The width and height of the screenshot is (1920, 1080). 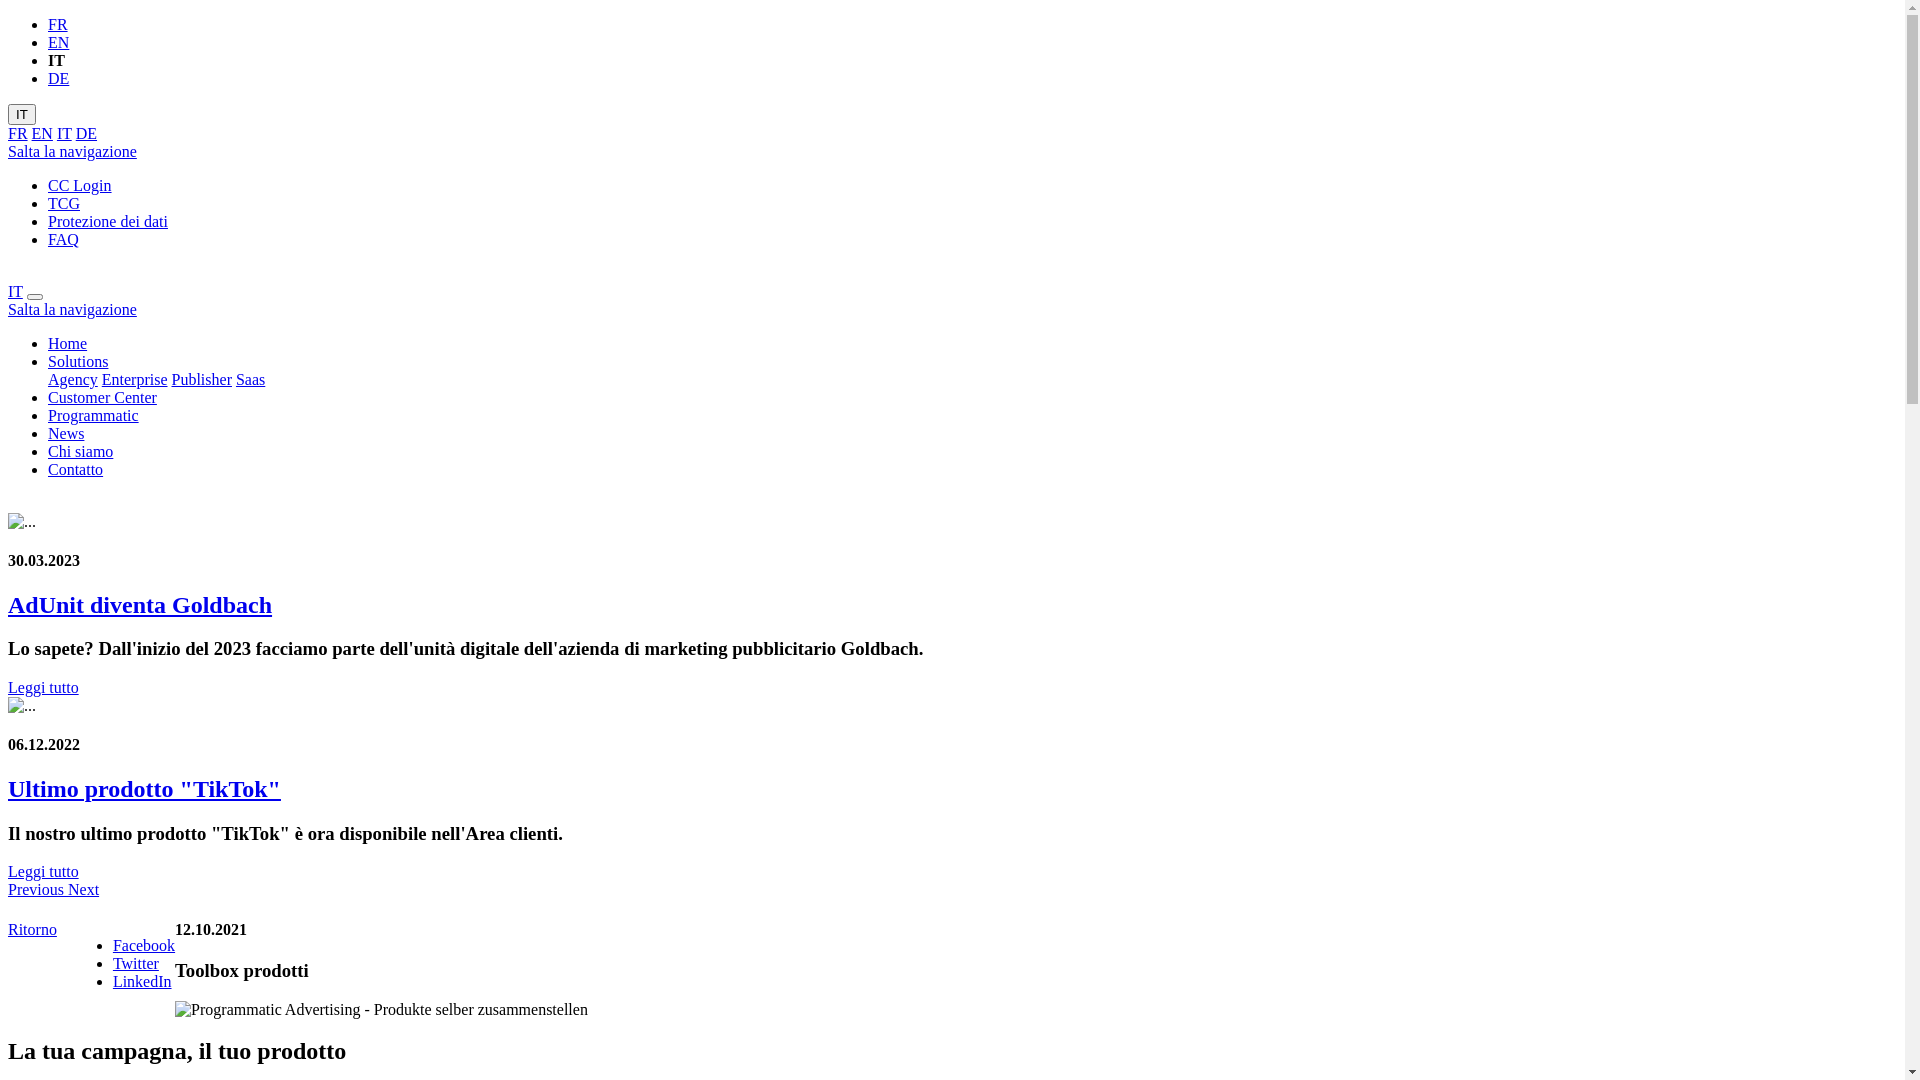 What do you see at coordinates (22, 114) in the screenshot?
I see `'IT'` at bounding box center [22, 114].